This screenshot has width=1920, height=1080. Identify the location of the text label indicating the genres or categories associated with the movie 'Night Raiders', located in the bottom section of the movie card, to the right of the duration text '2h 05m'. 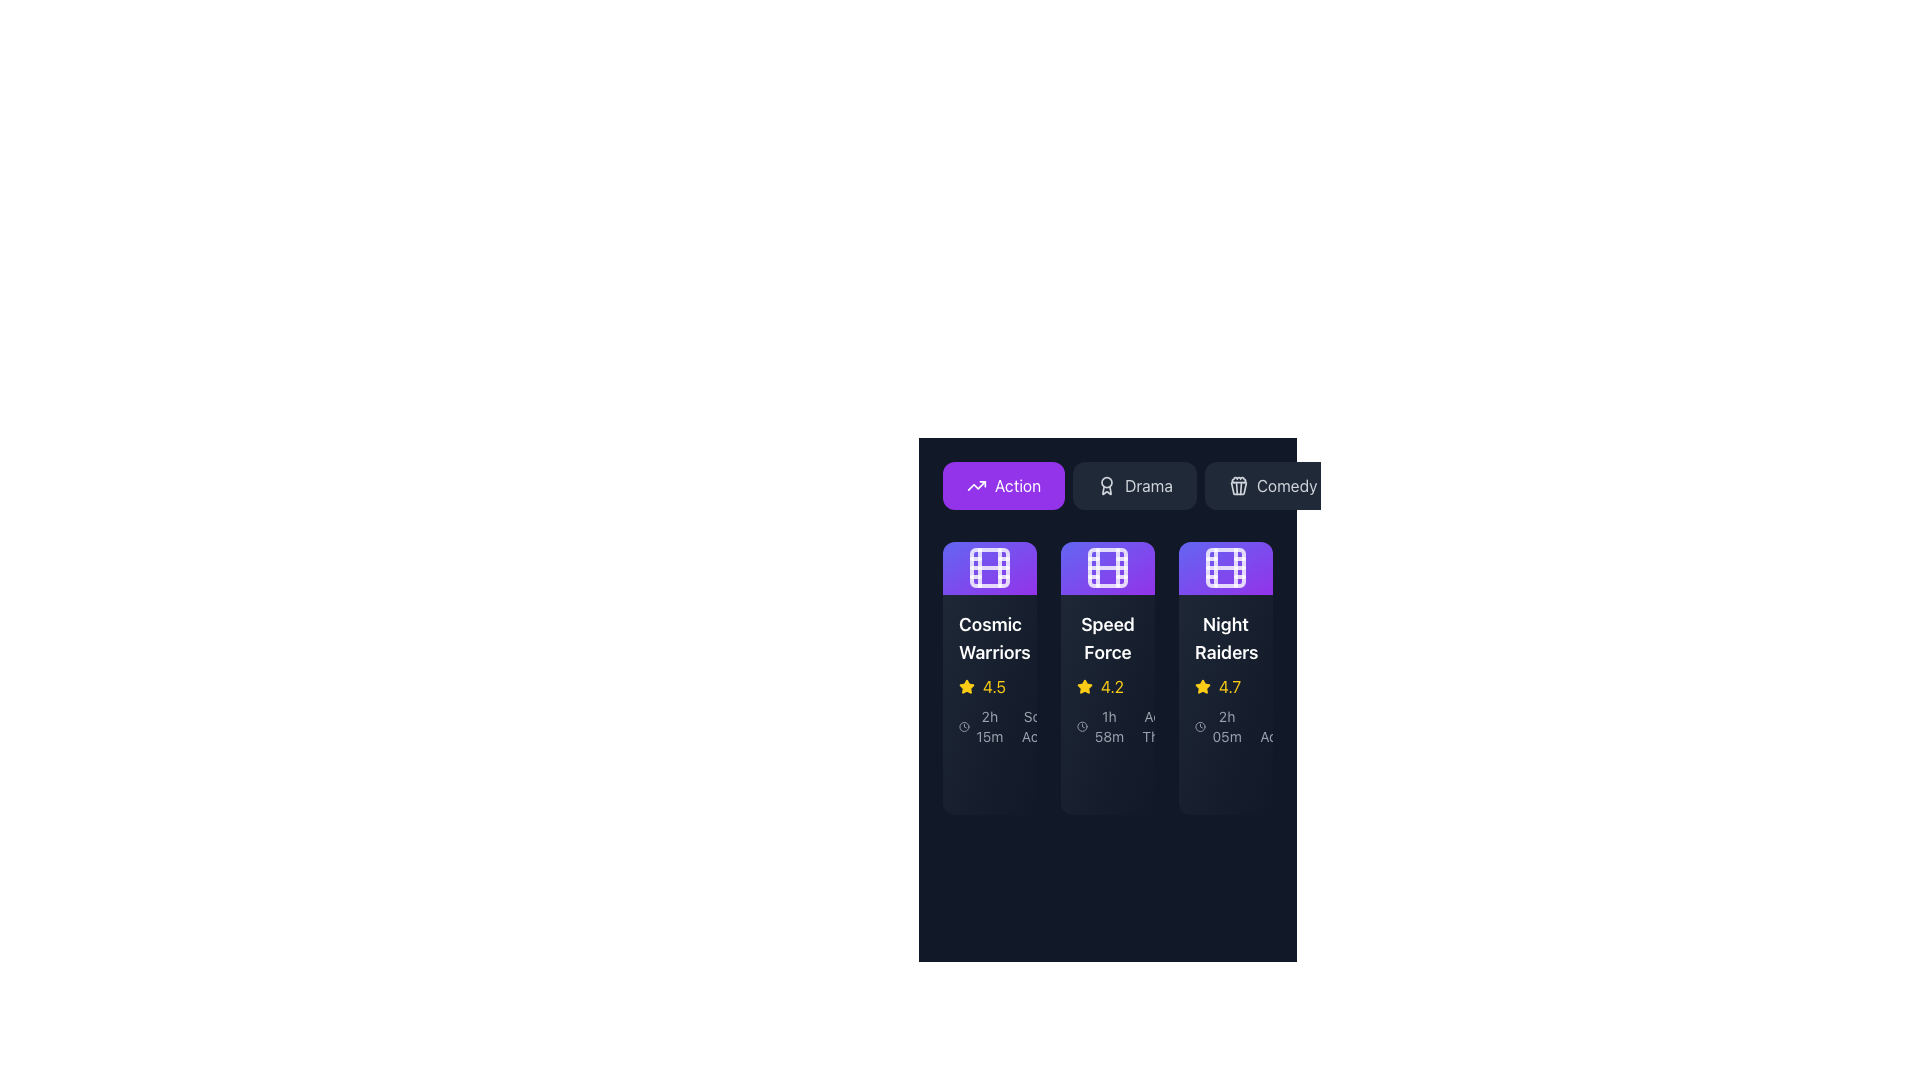
(1293, 726).